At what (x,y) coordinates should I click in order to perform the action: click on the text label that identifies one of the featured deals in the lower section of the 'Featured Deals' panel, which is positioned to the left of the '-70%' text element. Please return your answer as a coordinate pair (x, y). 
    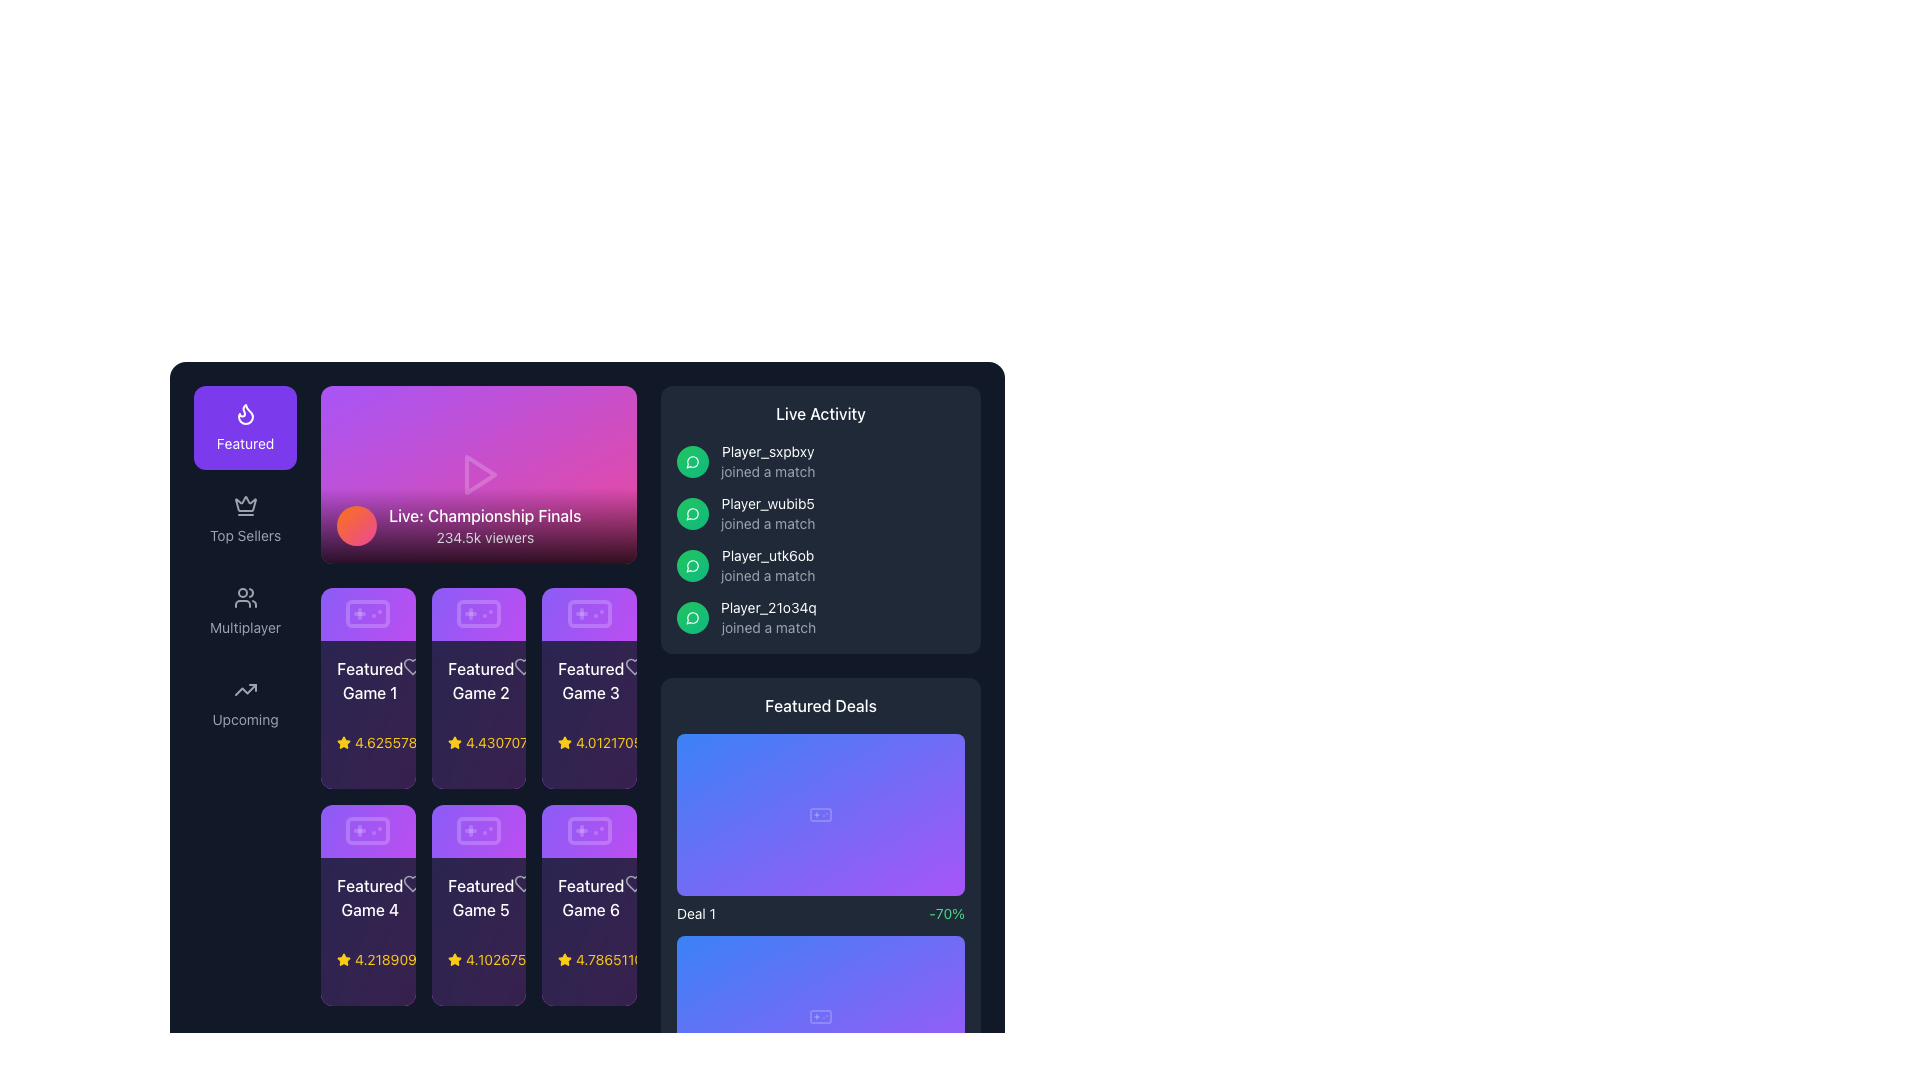
    Looking at the image, I should click on (696, 914).